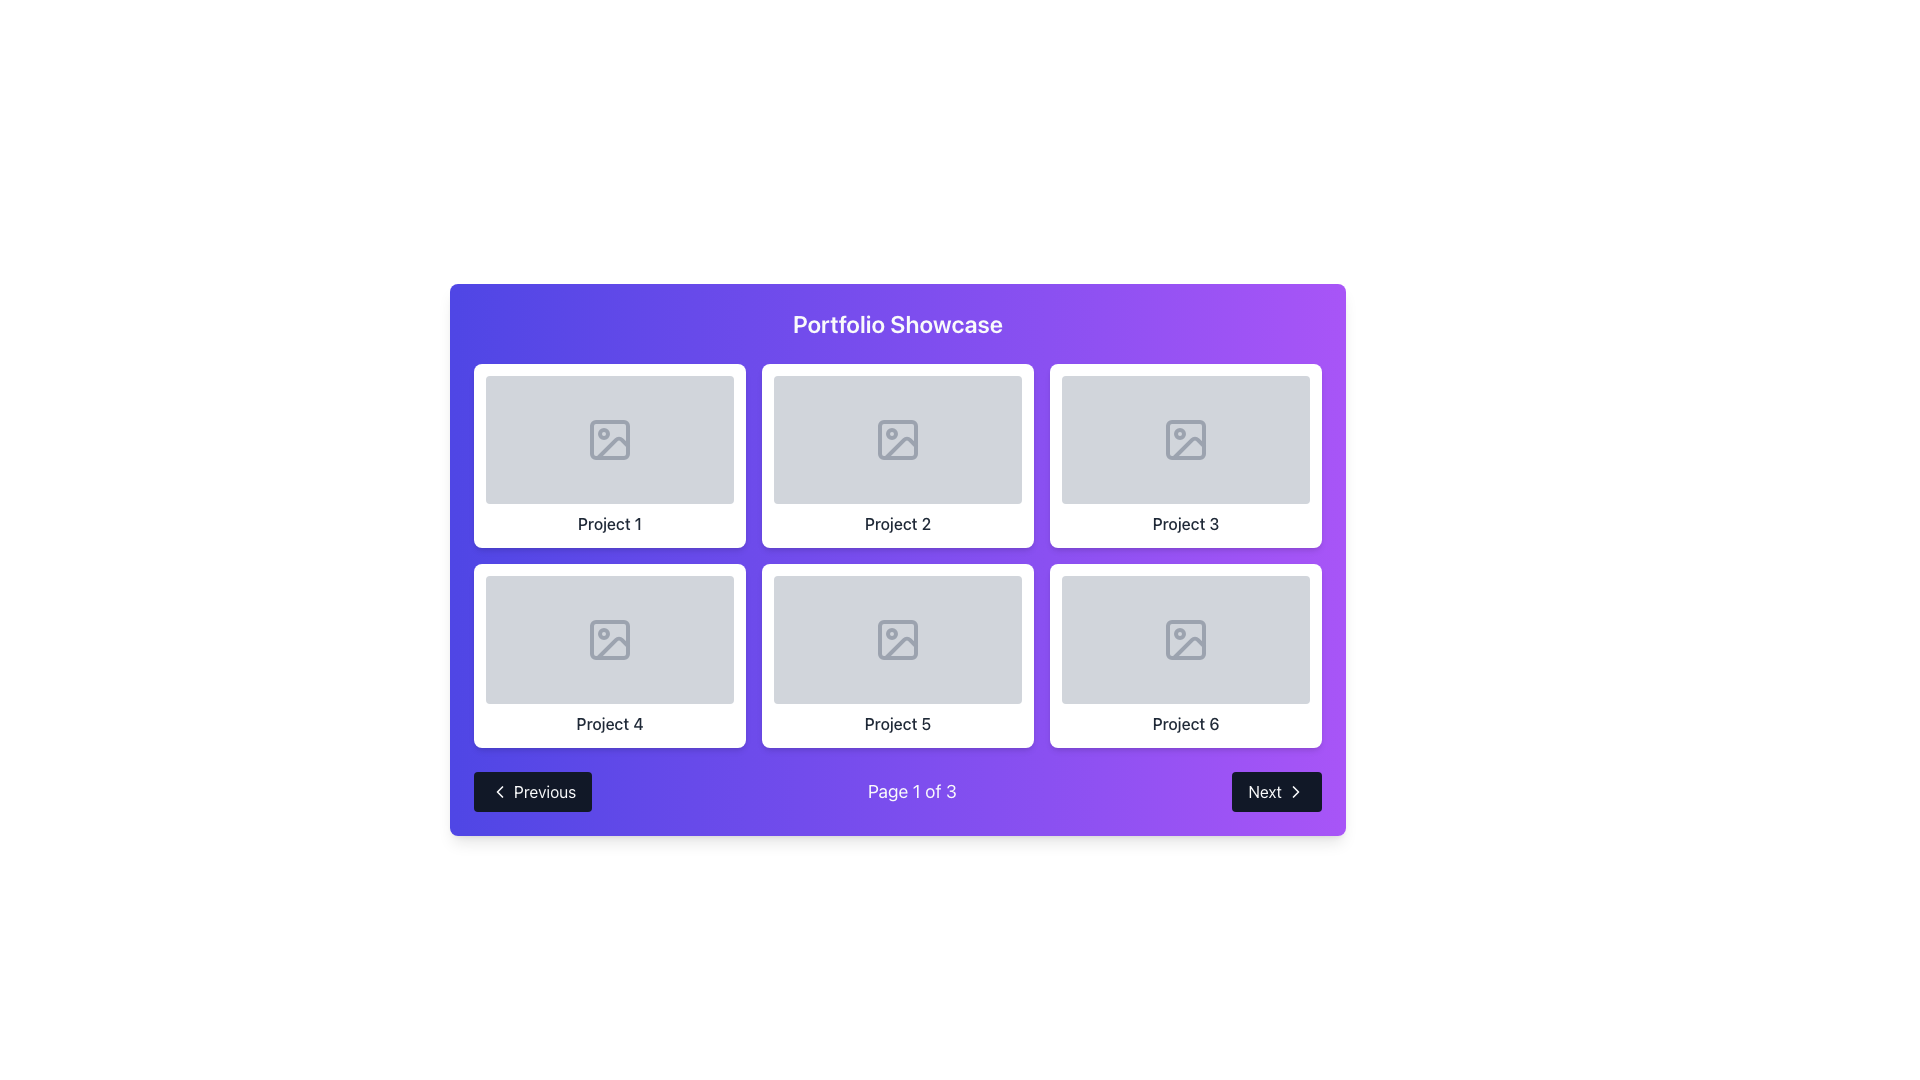 This screenshot has height=1080, width=1920. I want to click on text displayed in the bold, dark gray font labeled 'Project 6' located in the bottom row of the portfolio showcase panel, positioned below the associated placeholder image, so click(1185, 724).